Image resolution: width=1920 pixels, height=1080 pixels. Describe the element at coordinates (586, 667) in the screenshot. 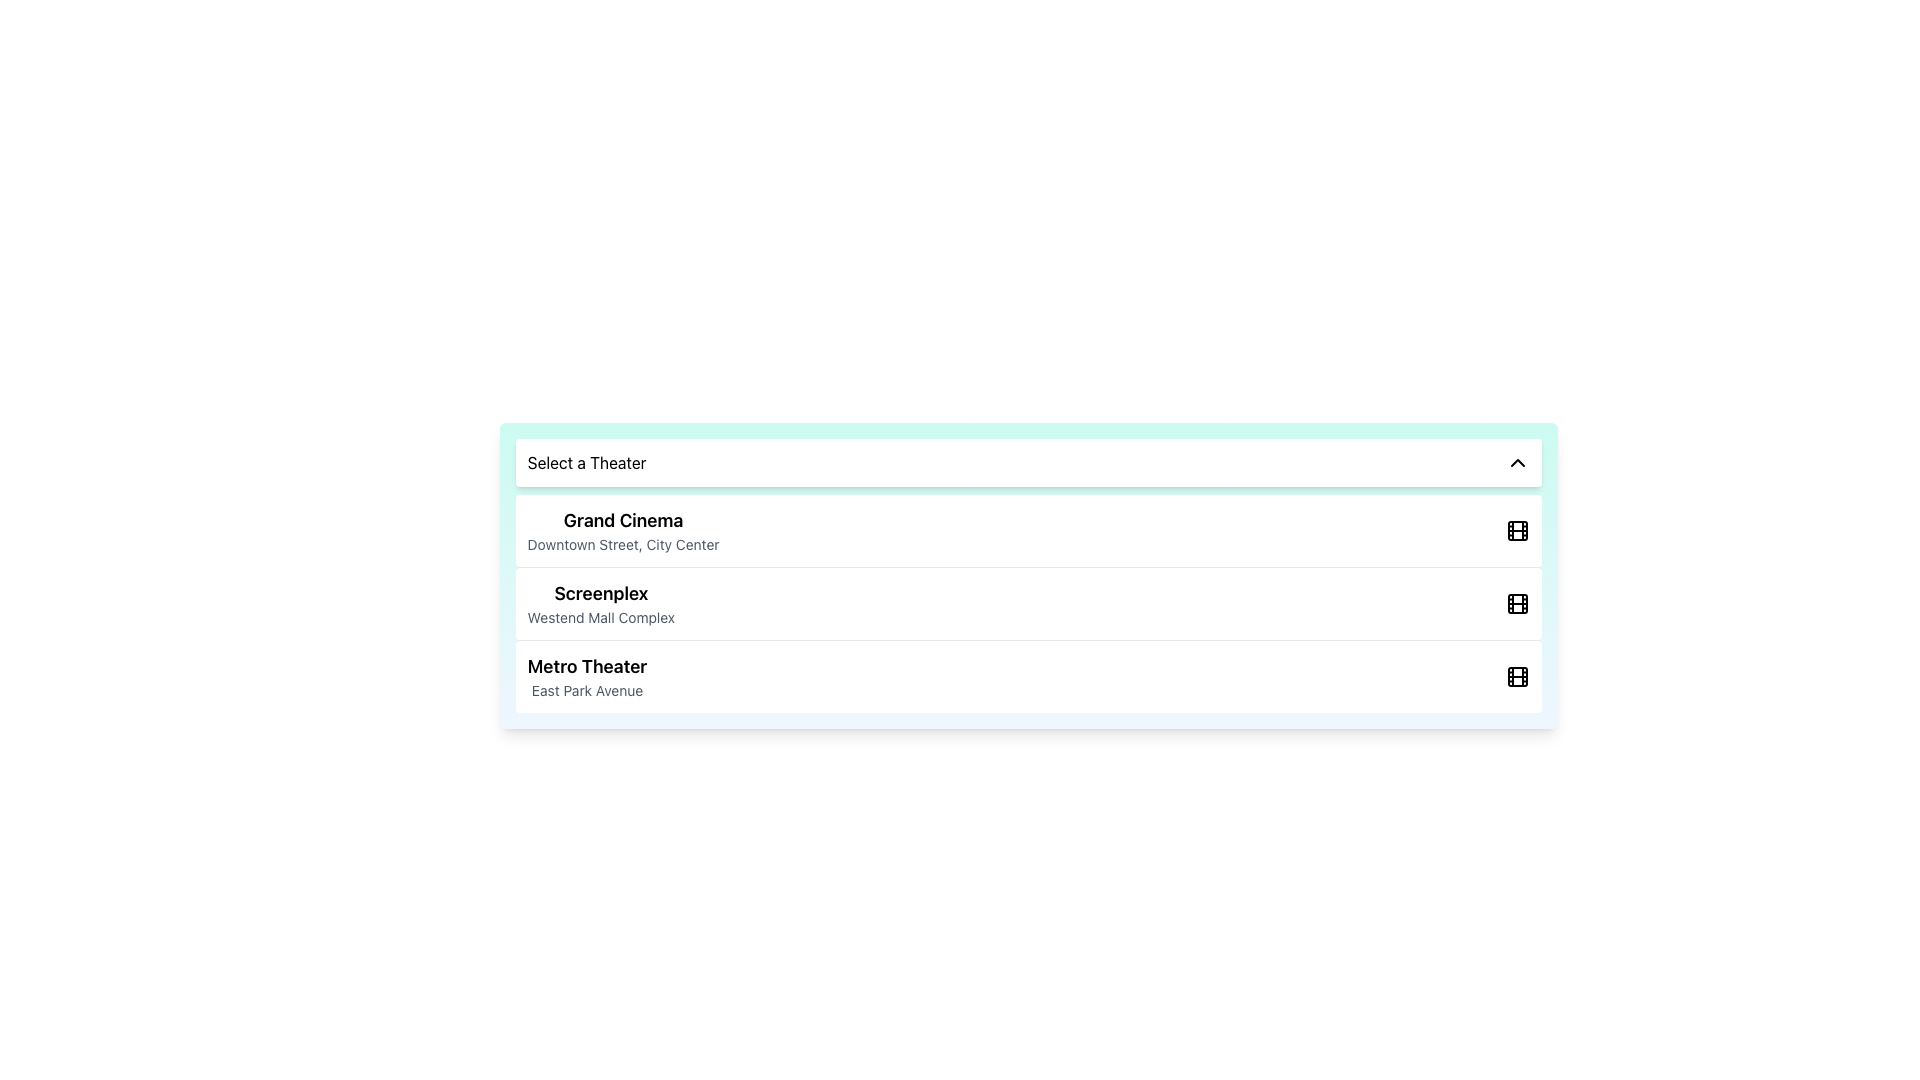

I see `the 'Metro Theater' text display, which is a bold and large labeled element positioned above the subtitle 'East Park Avenue' in the theater list` at that location.